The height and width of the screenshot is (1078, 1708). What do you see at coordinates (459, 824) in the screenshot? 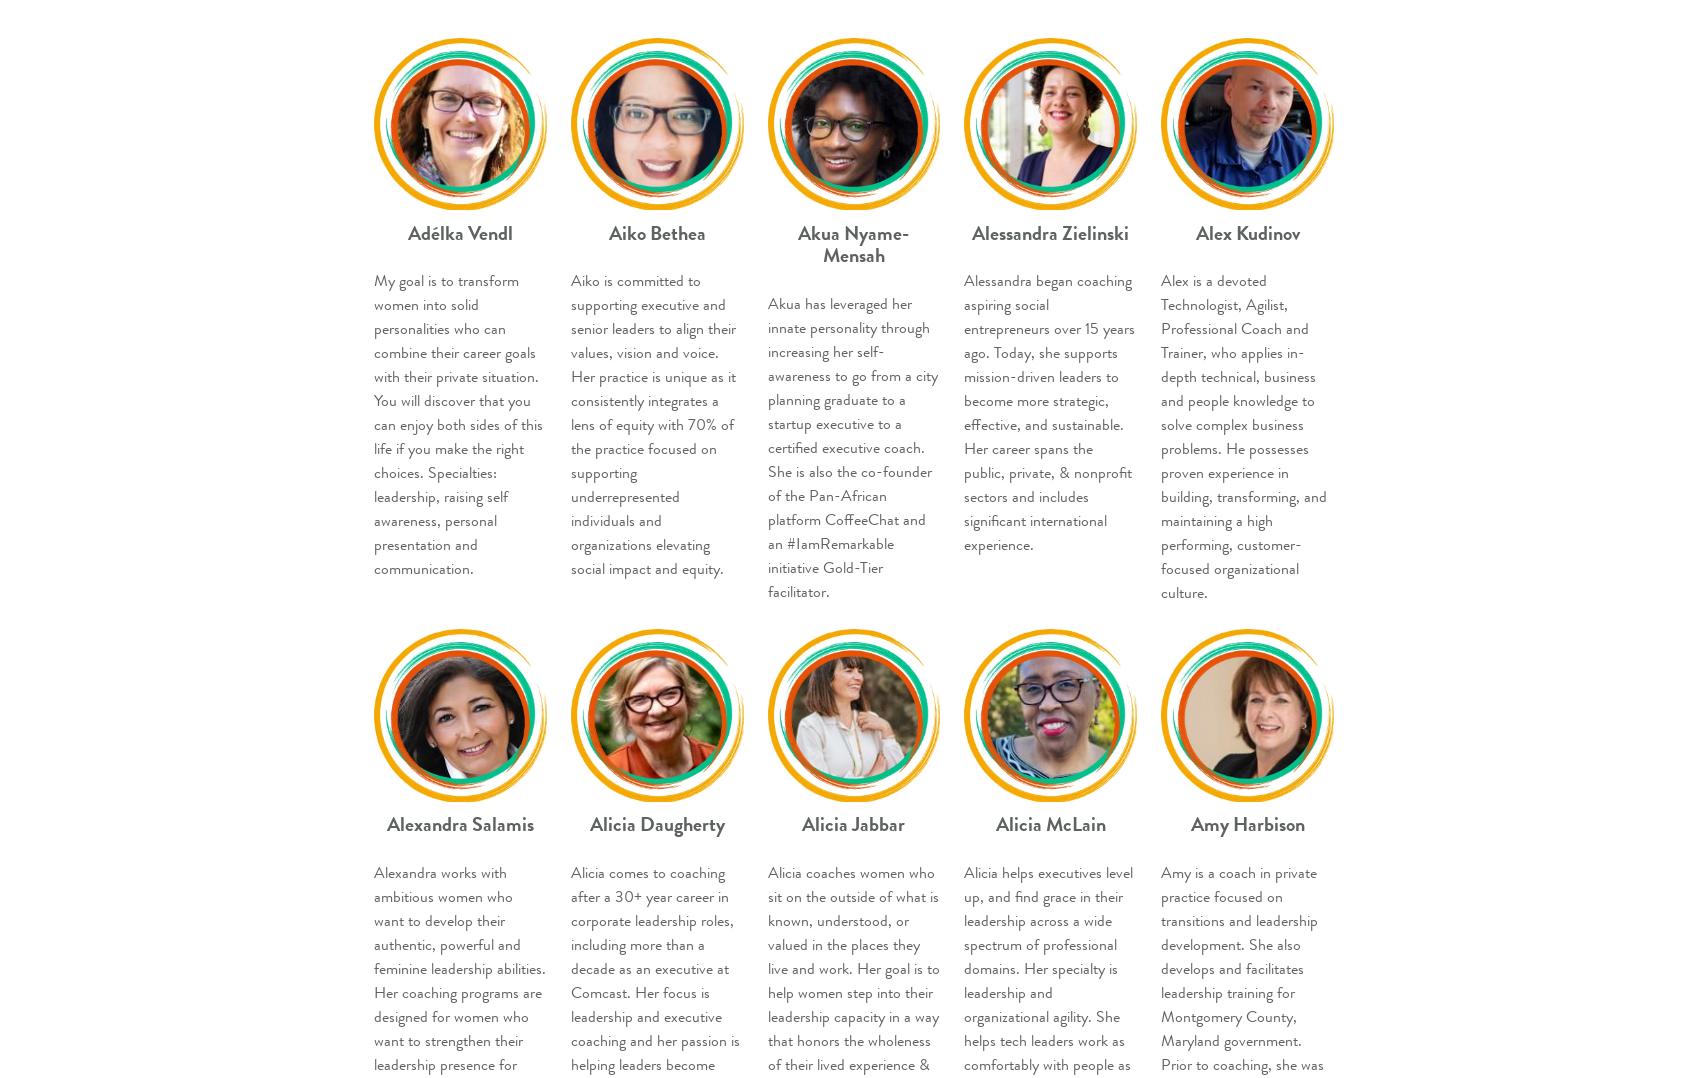
I see `'Alexandra Salamis'` at bounding box center [459, 824].